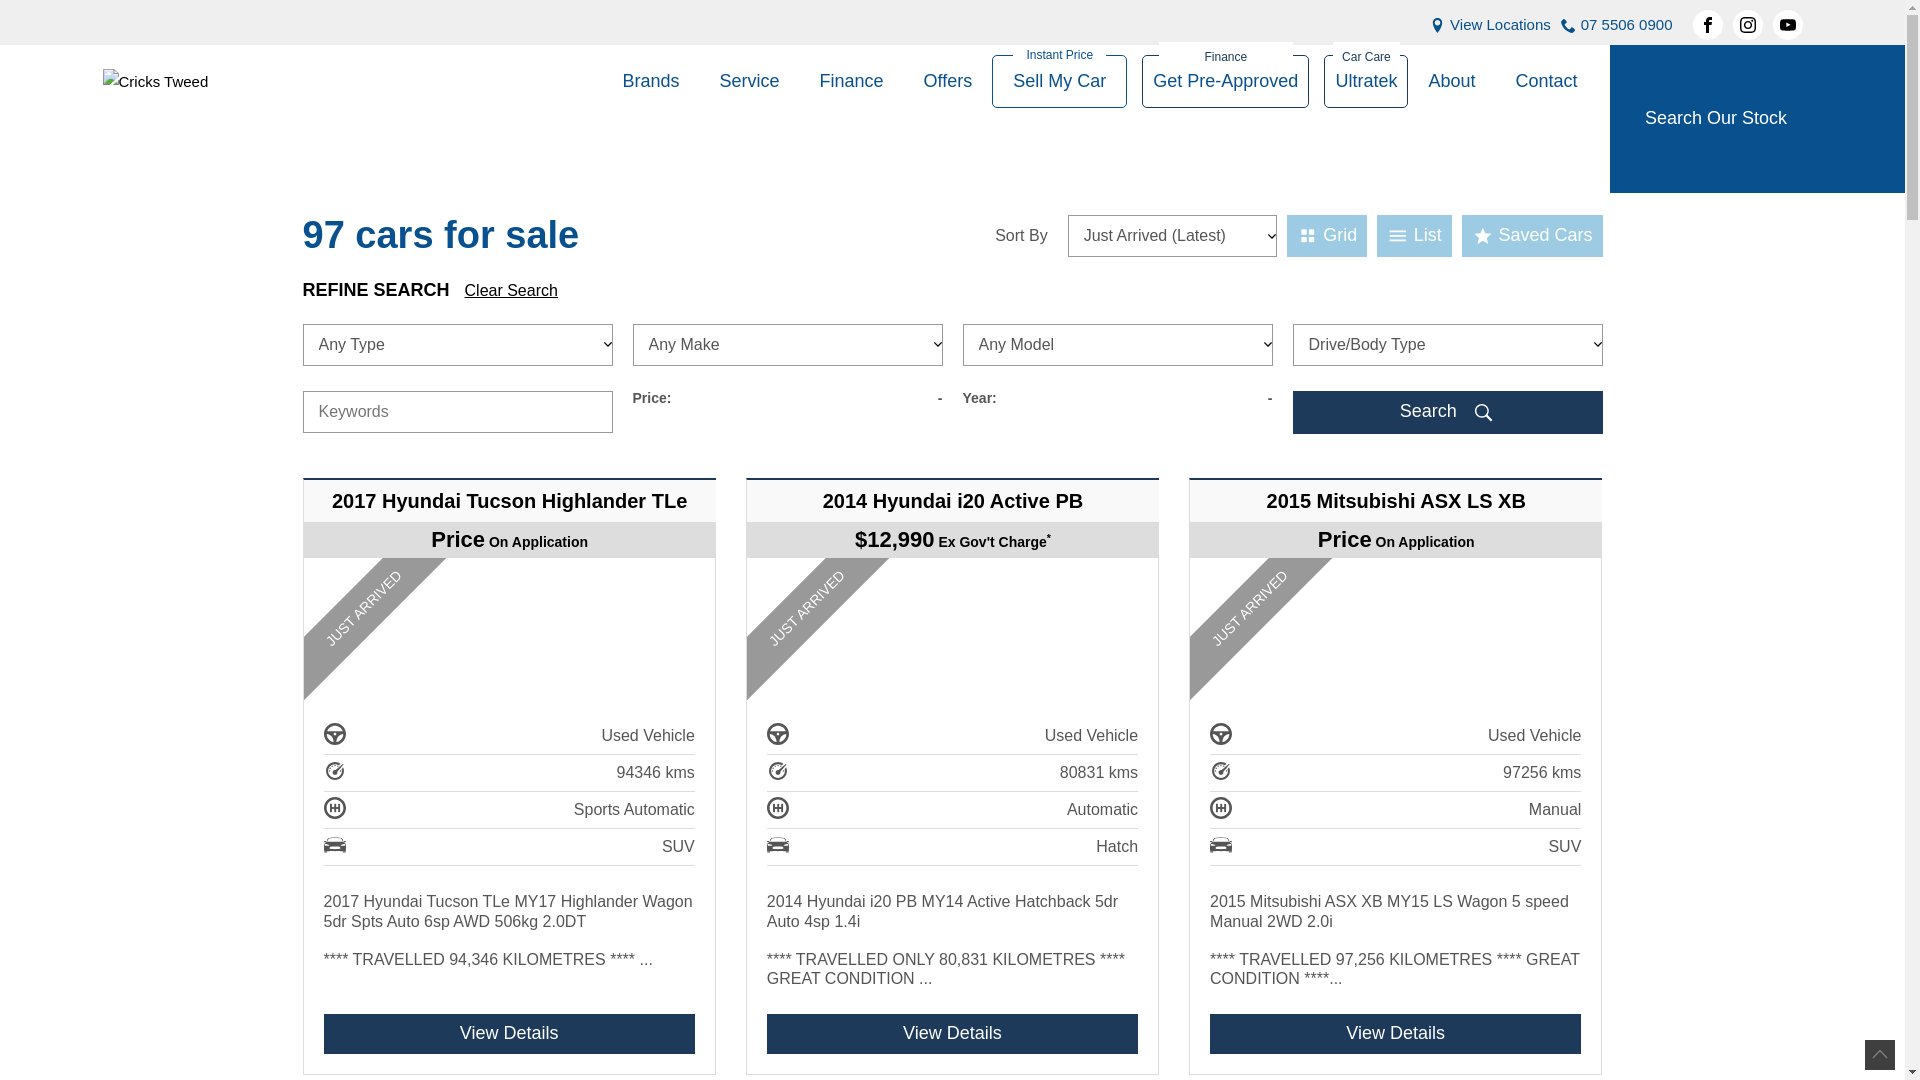 Image resolution: width=1920 pixels, height=1080 pixels. I want to click on 'Sell My Car', so click(1058, 80).